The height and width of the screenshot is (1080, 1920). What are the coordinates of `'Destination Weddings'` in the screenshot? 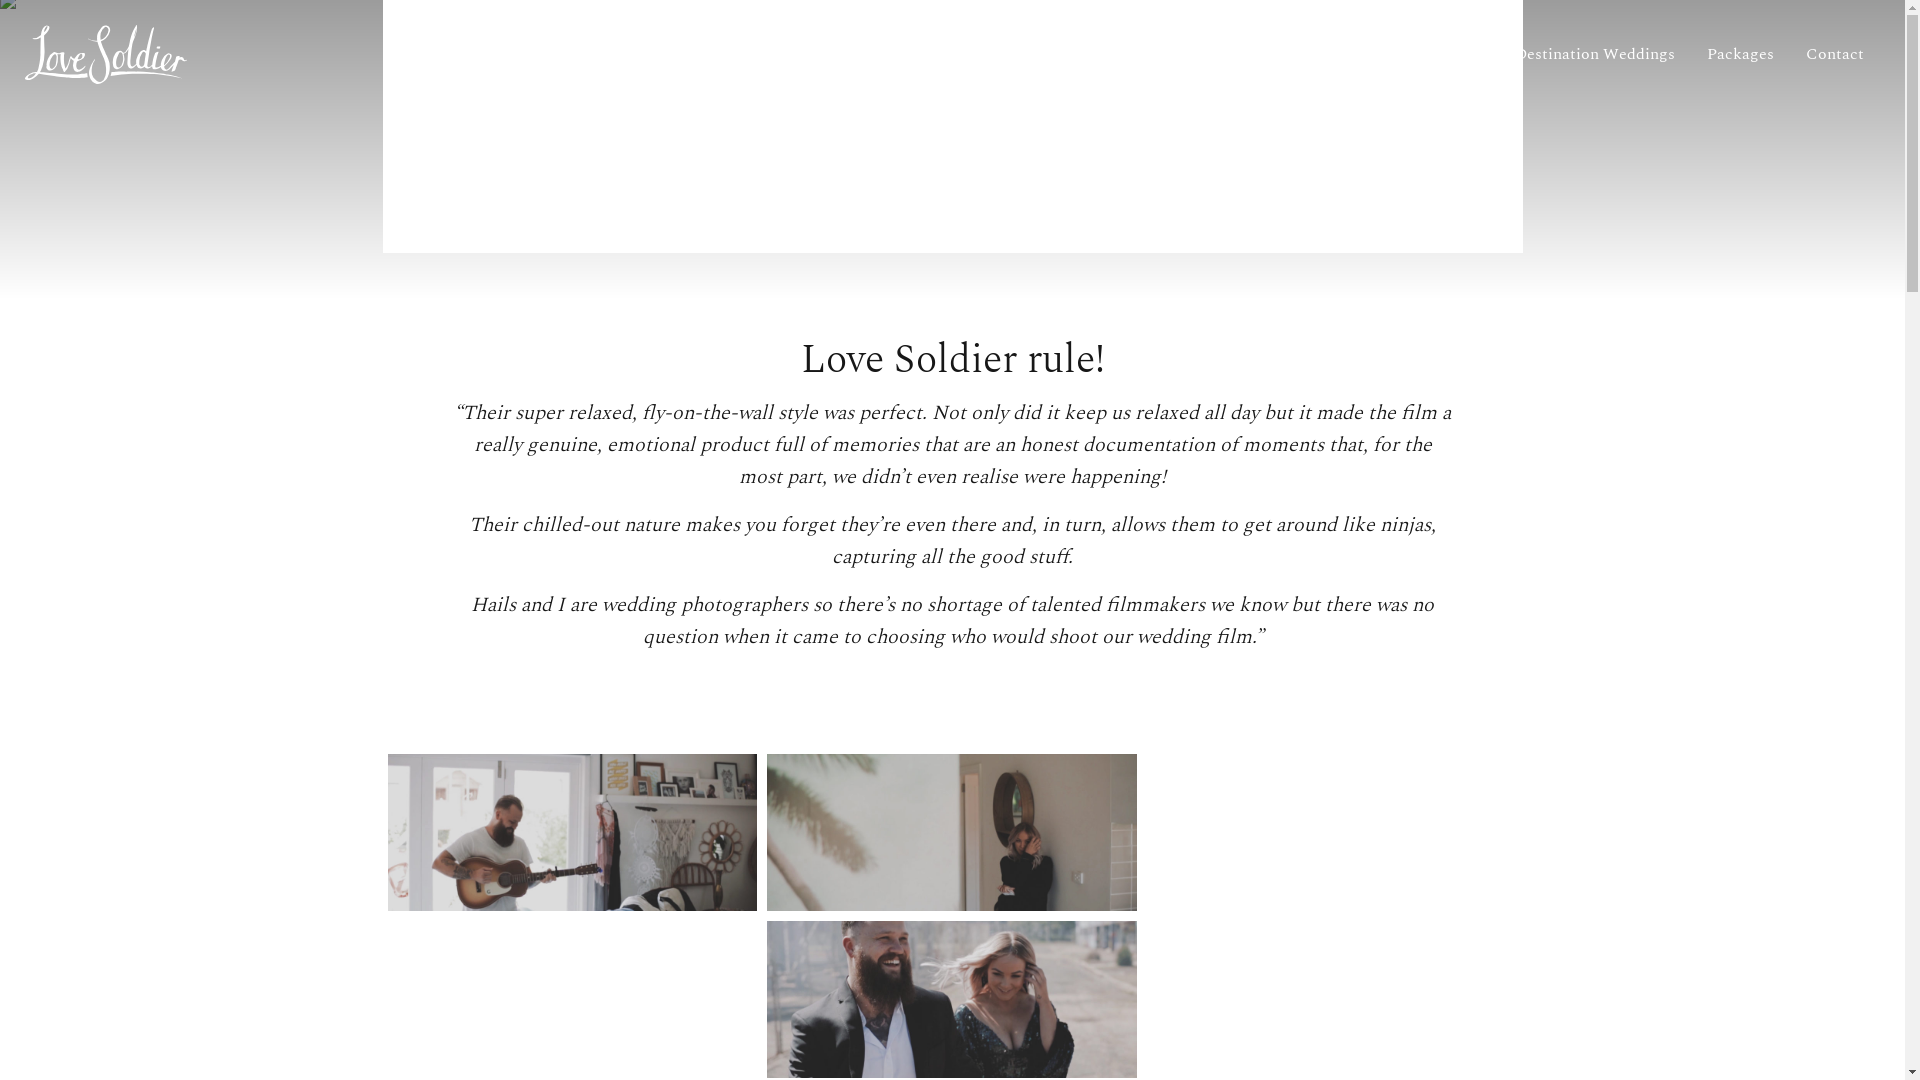 It's located at (1498, 53).